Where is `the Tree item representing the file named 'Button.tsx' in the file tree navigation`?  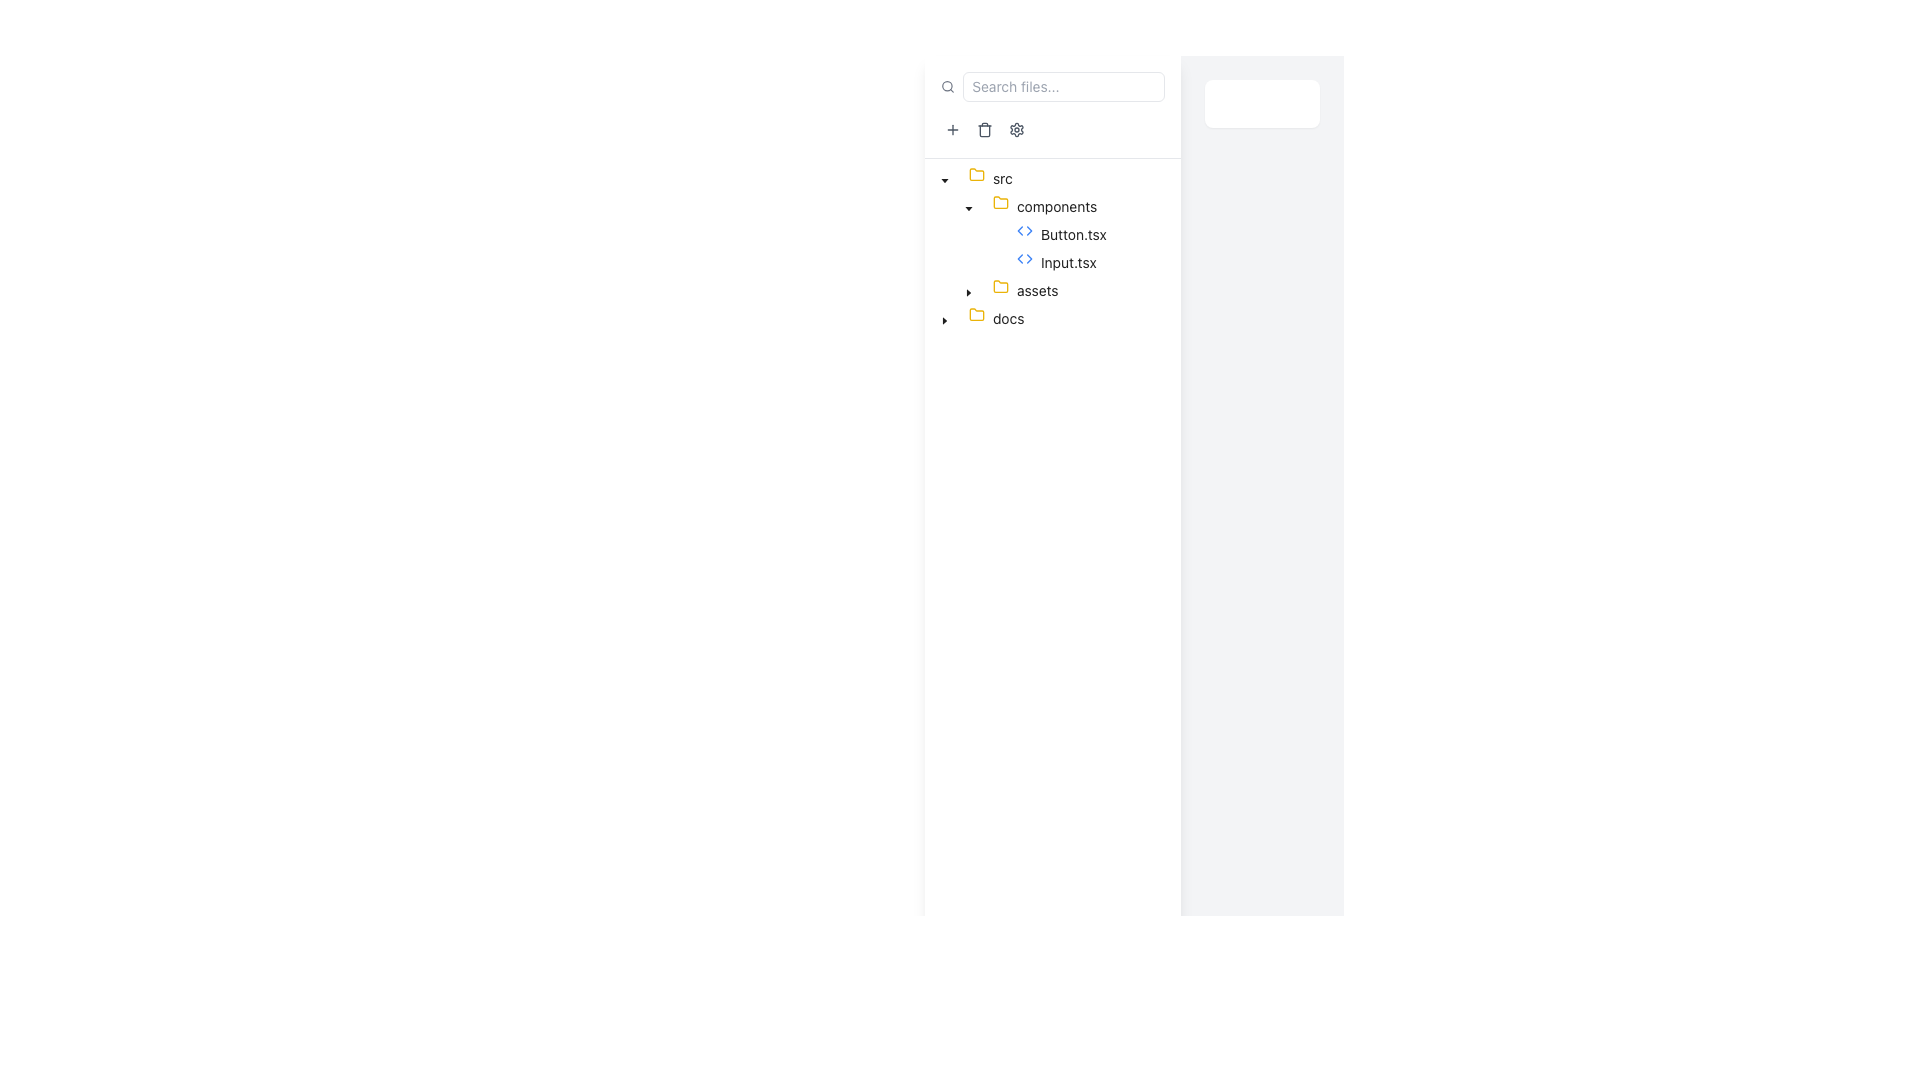 the Tree item representing the file named 'Button.tsx' in the file tree navigation is located at coordinates (1023, 234).